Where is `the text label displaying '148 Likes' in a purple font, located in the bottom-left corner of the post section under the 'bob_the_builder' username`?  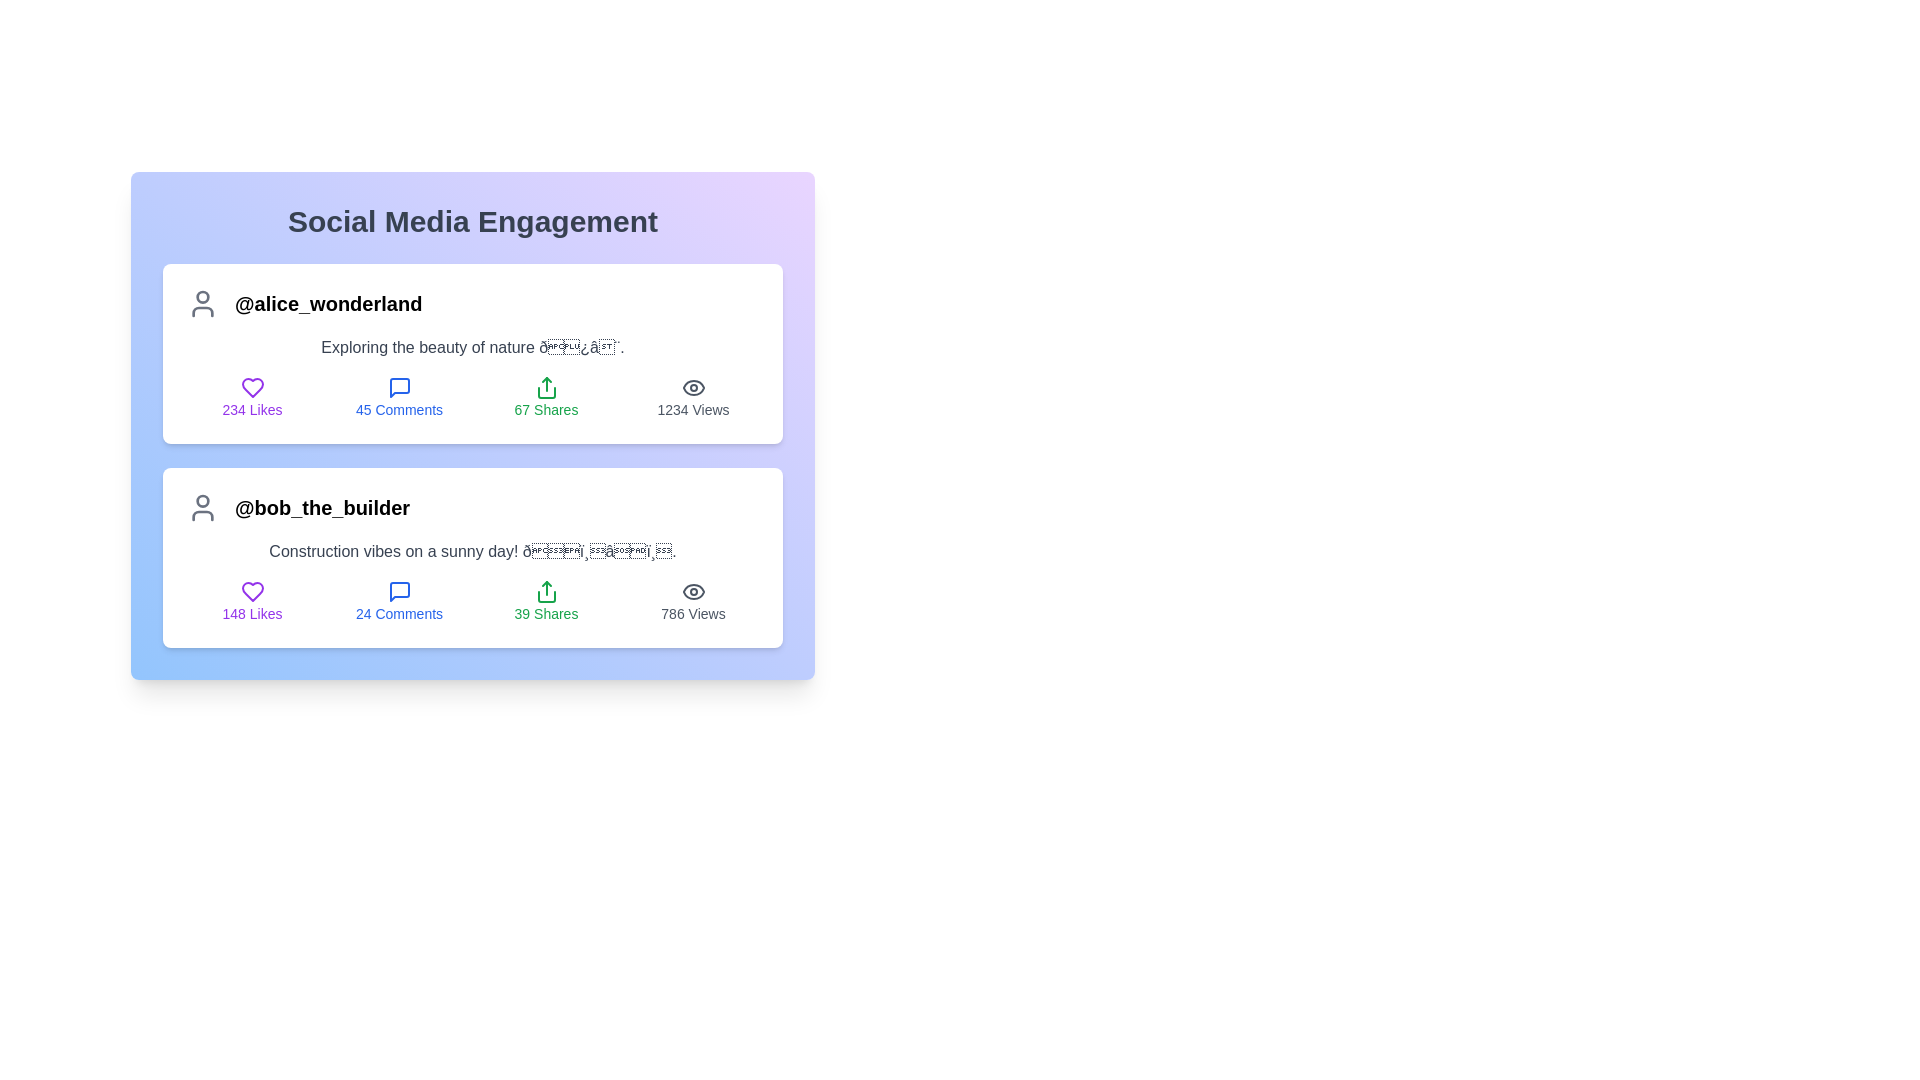
the text label displaying '148 Likes' in a purple font, located in the bottom-left corner of the post section under the 'bob_the_builder' username is located at coordinates (251, 612).